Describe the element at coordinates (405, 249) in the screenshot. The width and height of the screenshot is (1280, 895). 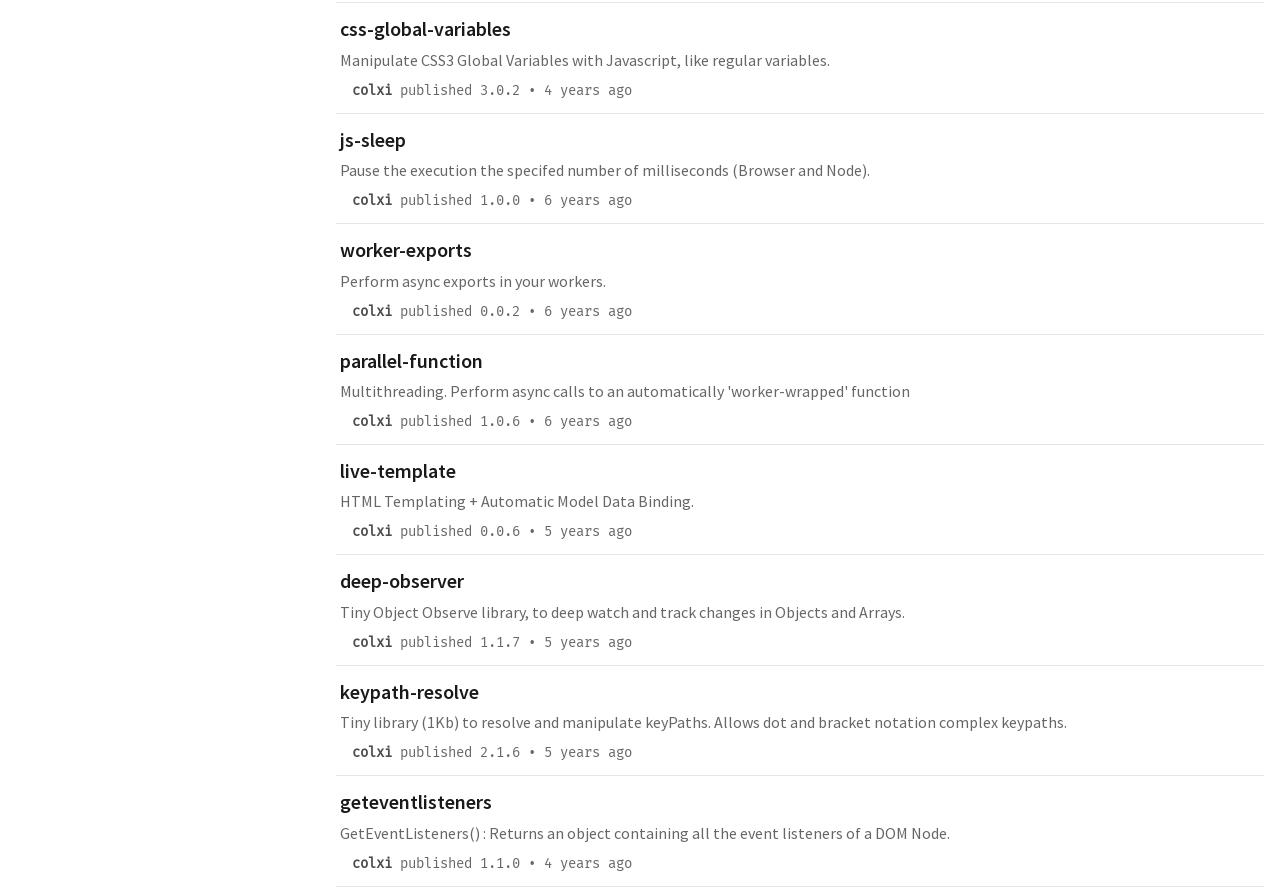
I see `'worker-exports'` at that location.